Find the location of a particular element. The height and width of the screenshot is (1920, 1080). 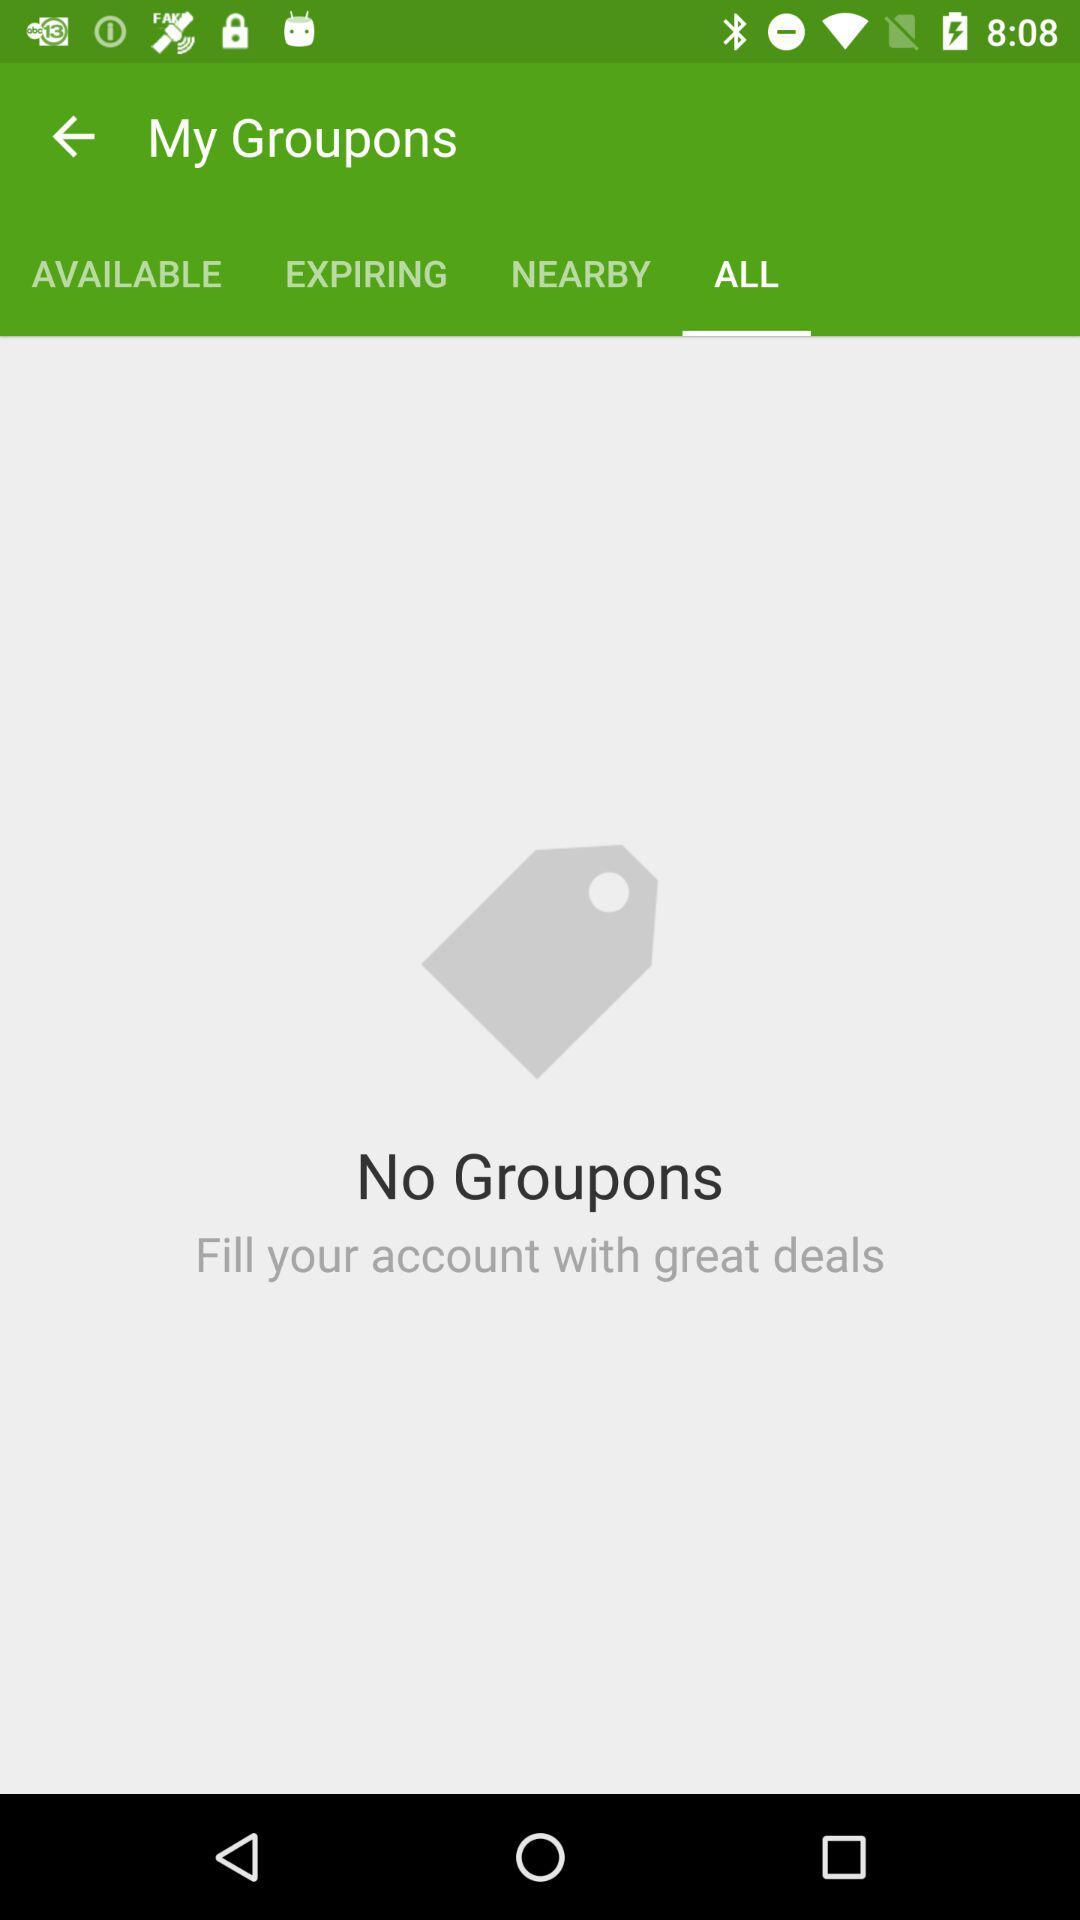

item to the right of nearby item is located at coordinates (746, 272).